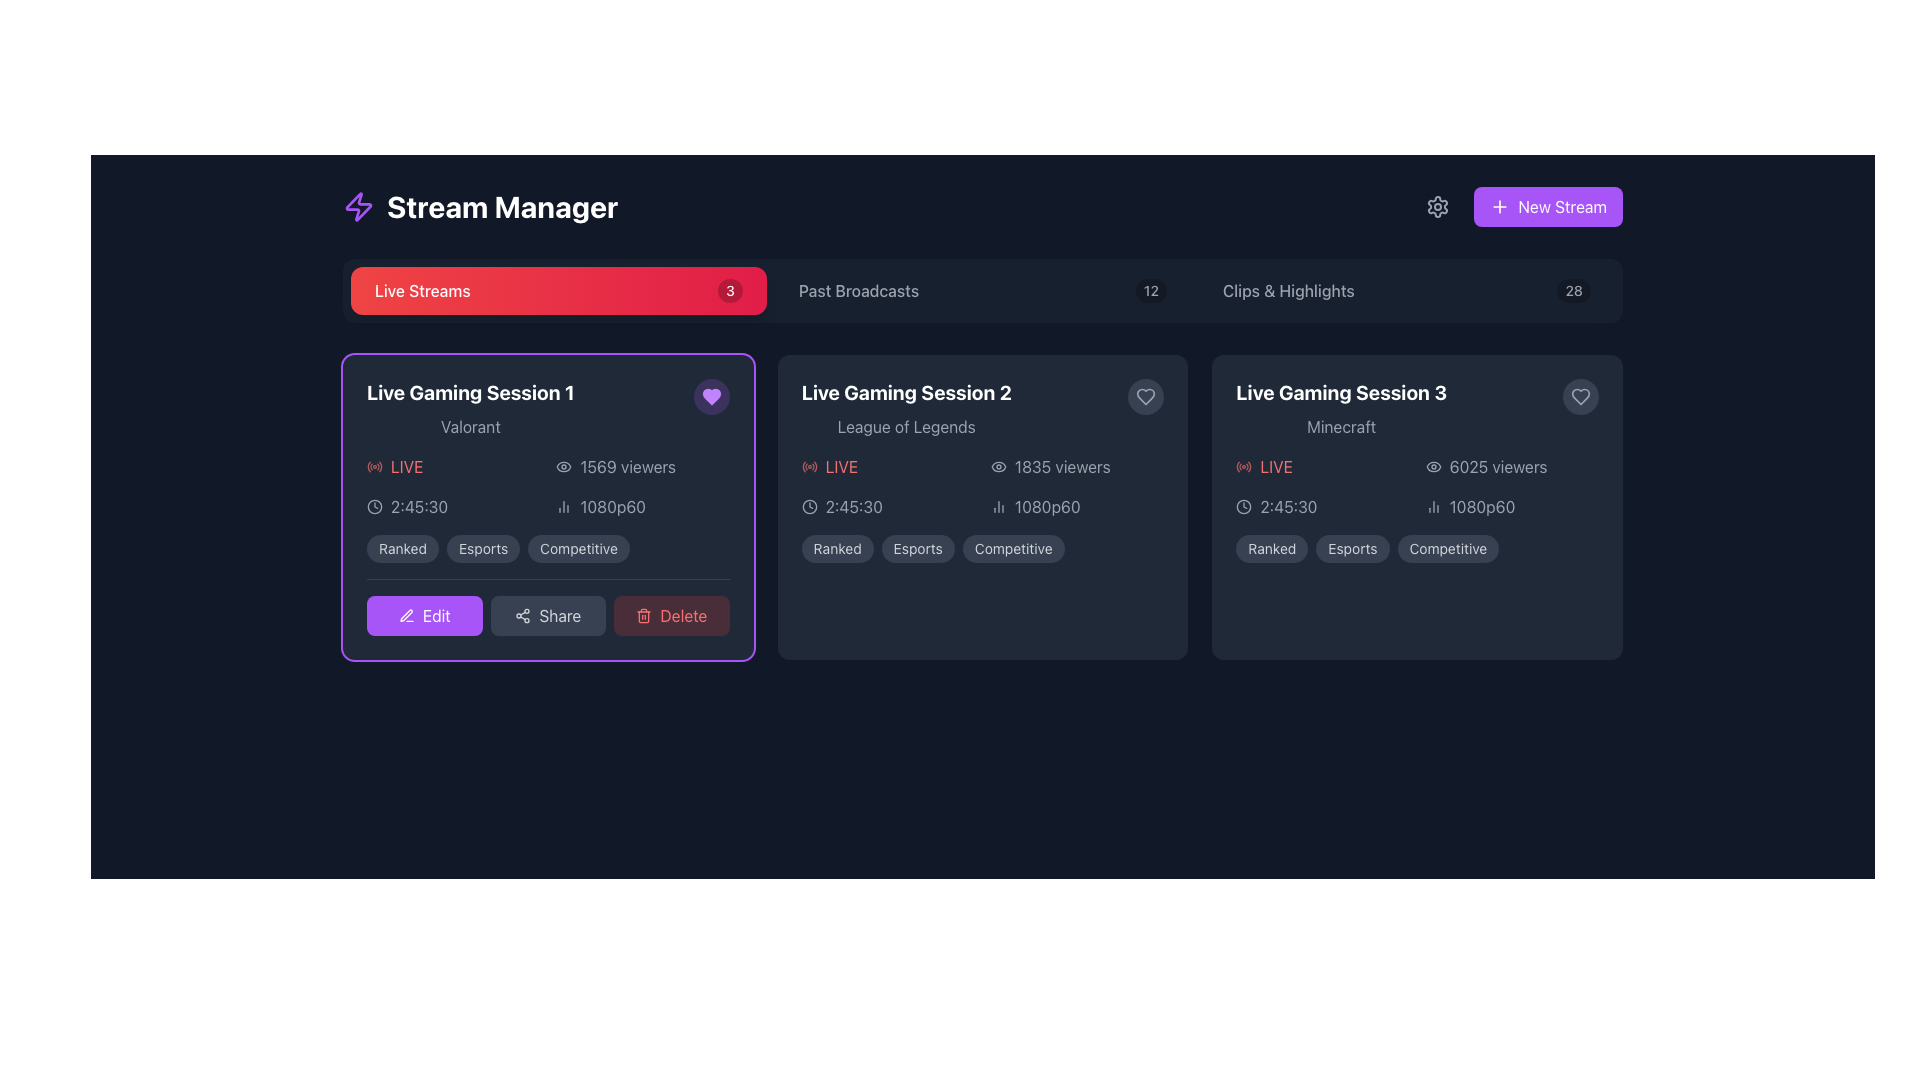 This screenshot has height=1080, width=1920. What do you see at coordinates (905, 407) in the screenshot?
I see `text displayed in the Text component that shows 'Live Gaming Session 2' and 'League of Legends', which is located in the upper area of the middle card in the 'Live Streams' section` at bounding box center [905, 407].